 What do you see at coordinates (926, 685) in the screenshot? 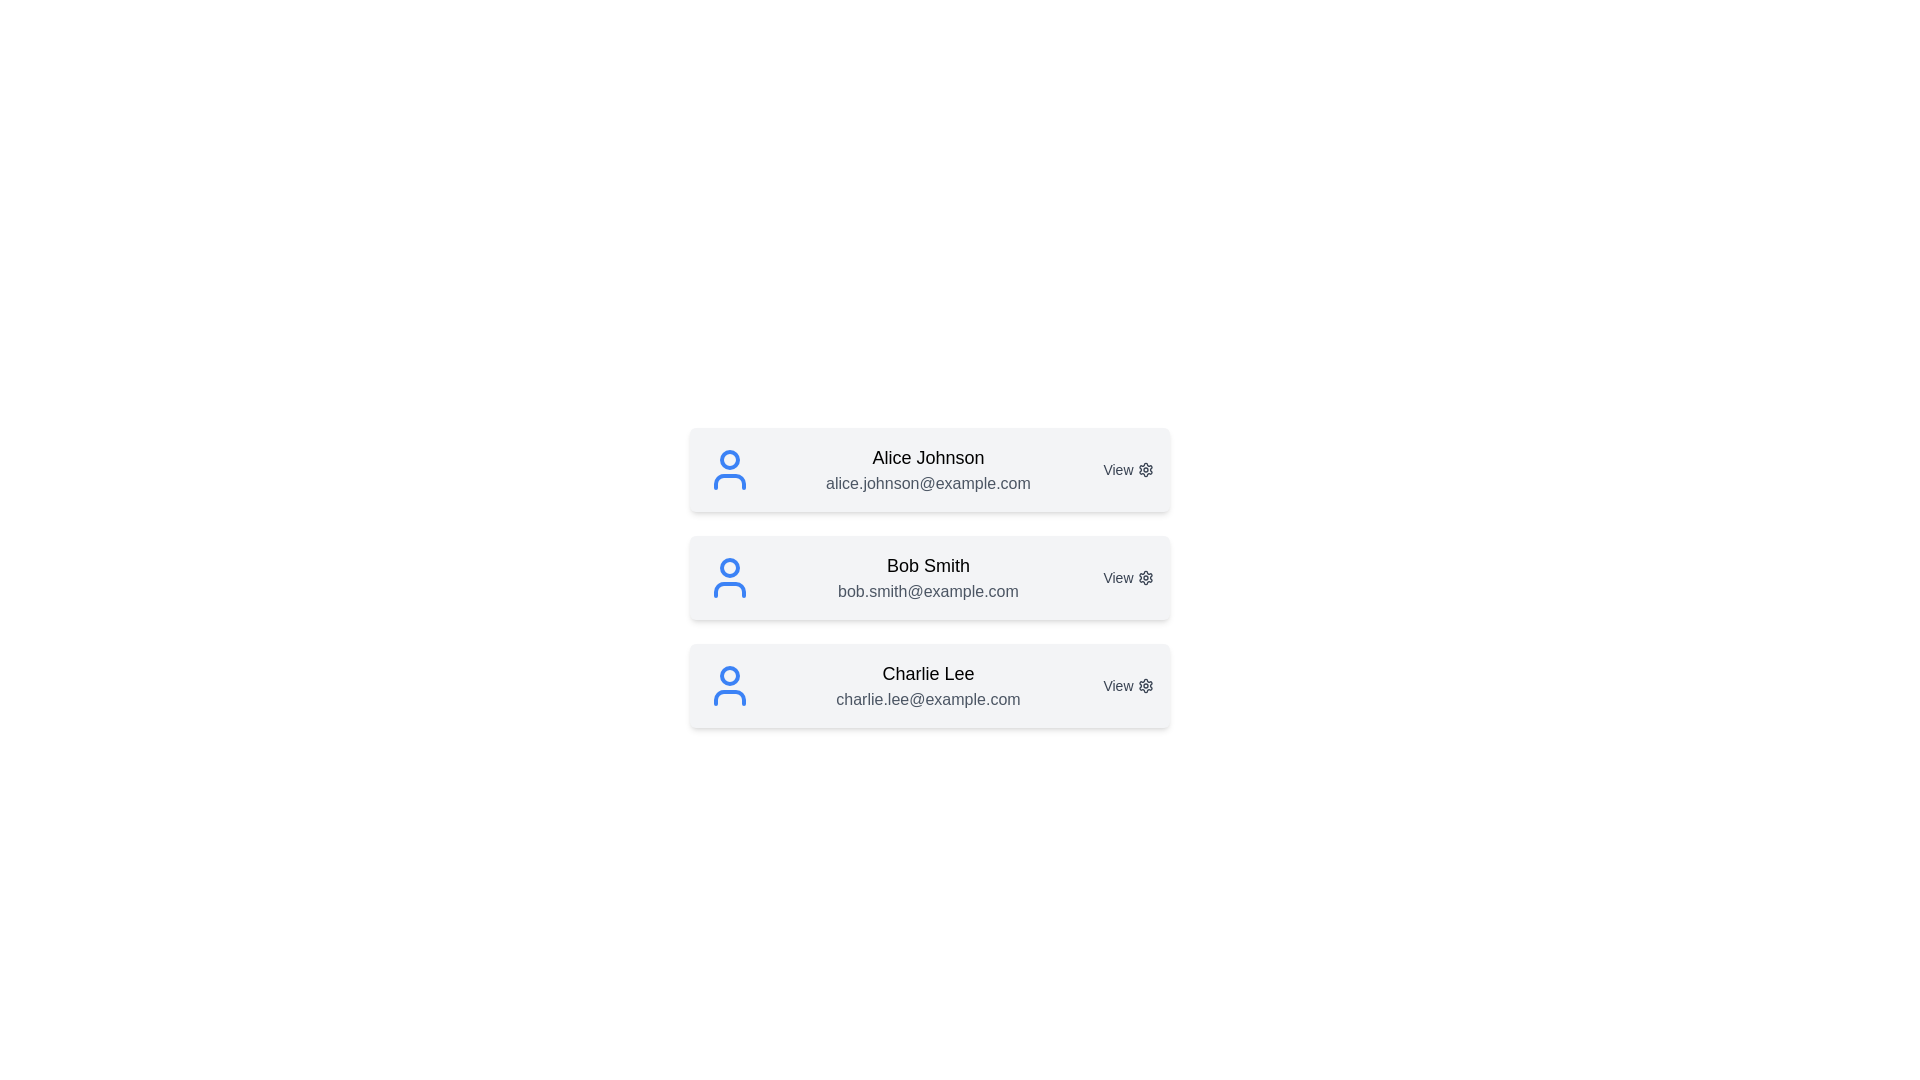
I see `the contact information display for 'Charlie Lee'` at bounding box center [926, 685].